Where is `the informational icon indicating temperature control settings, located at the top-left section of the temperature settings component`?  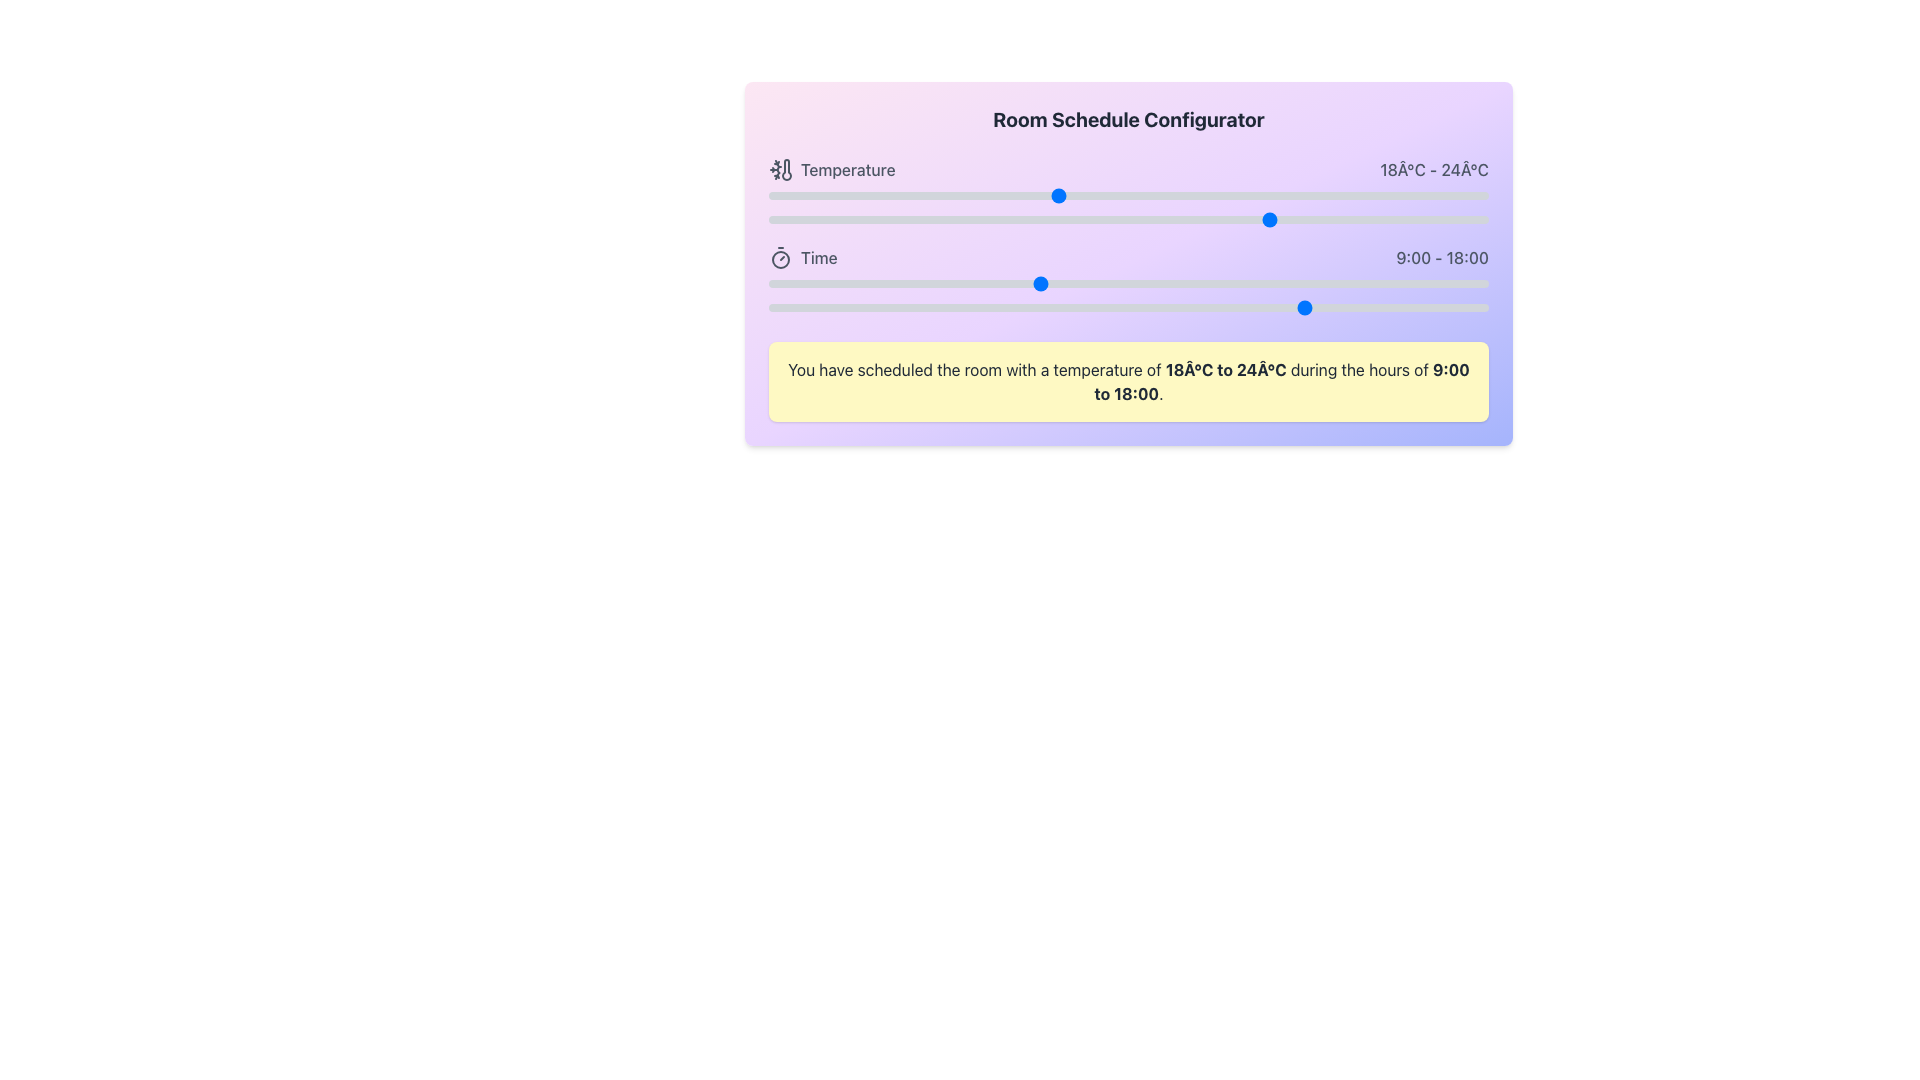 the informational icon indicating temperature control settings, located at the top-left section of the temperature settings component is located at coordinates (780, 168).